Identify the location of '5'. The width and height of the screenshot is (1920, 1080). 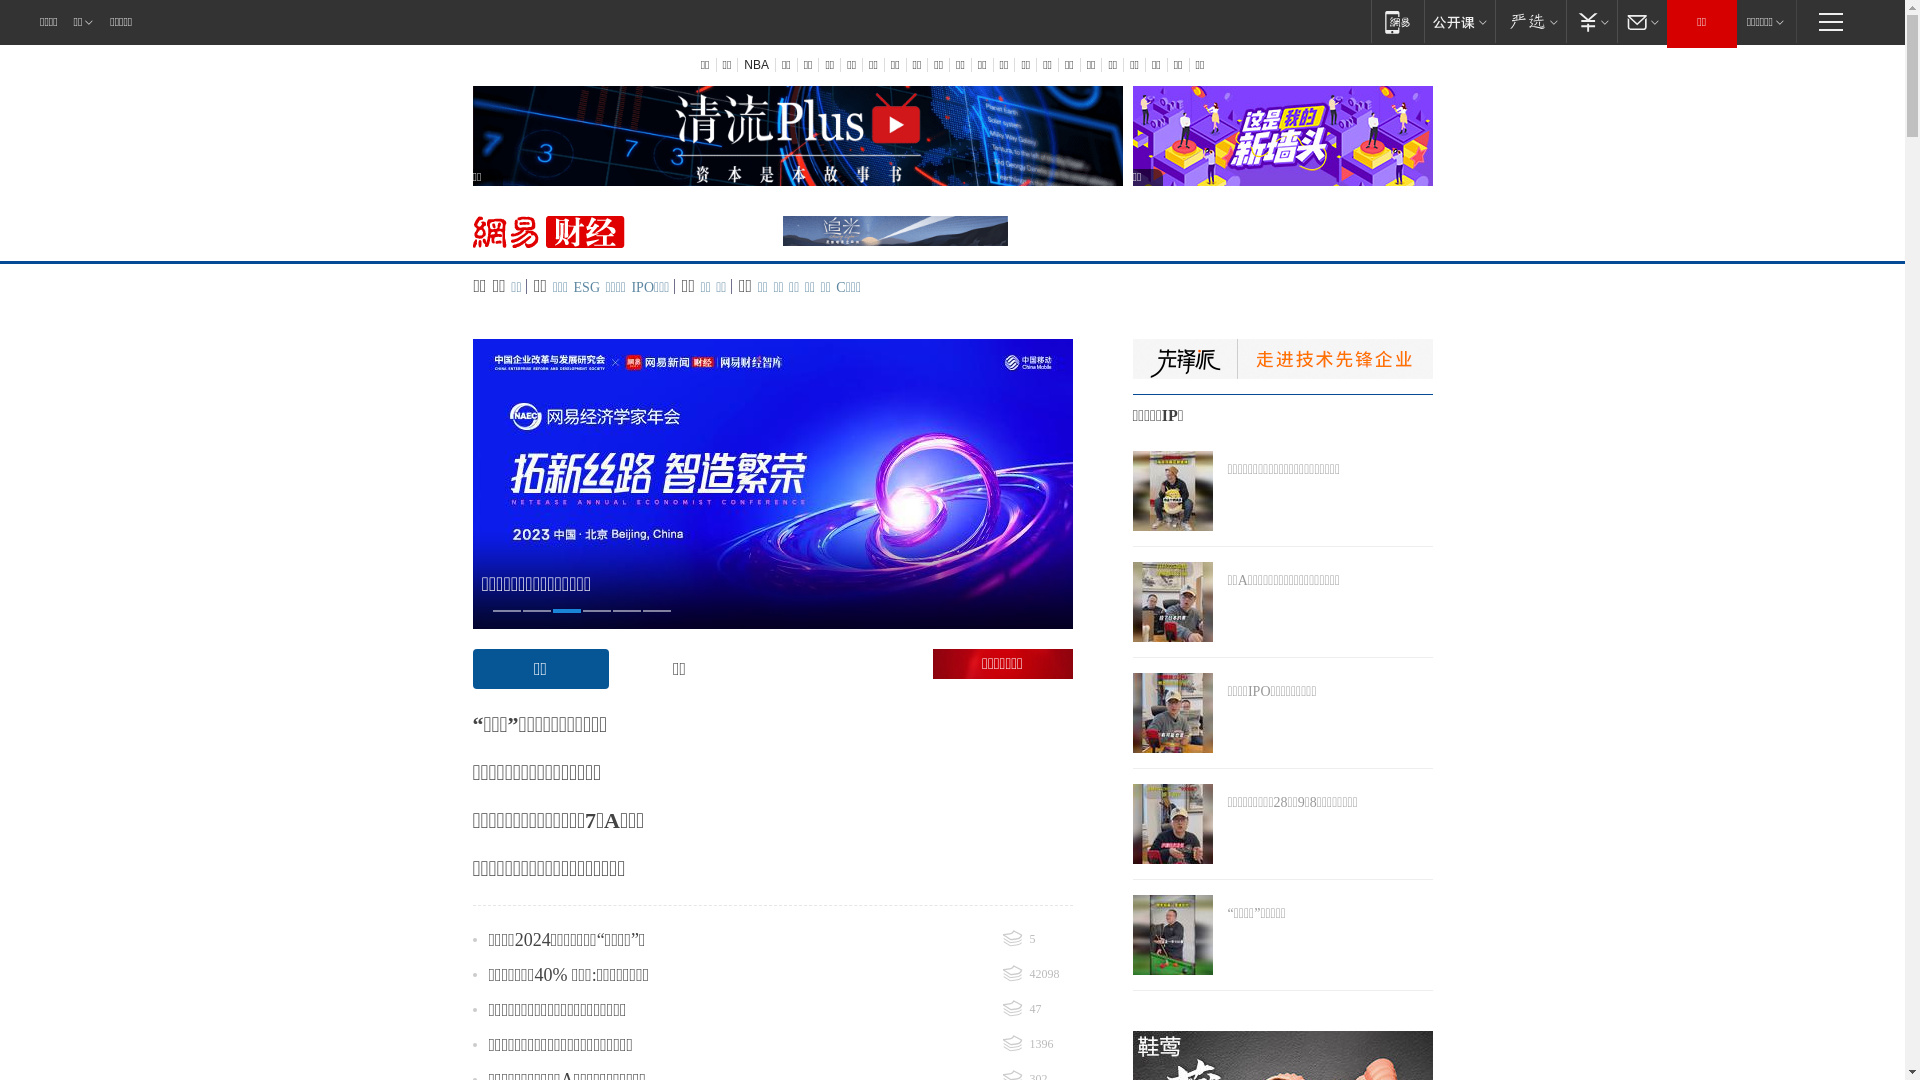
(1036, 940).